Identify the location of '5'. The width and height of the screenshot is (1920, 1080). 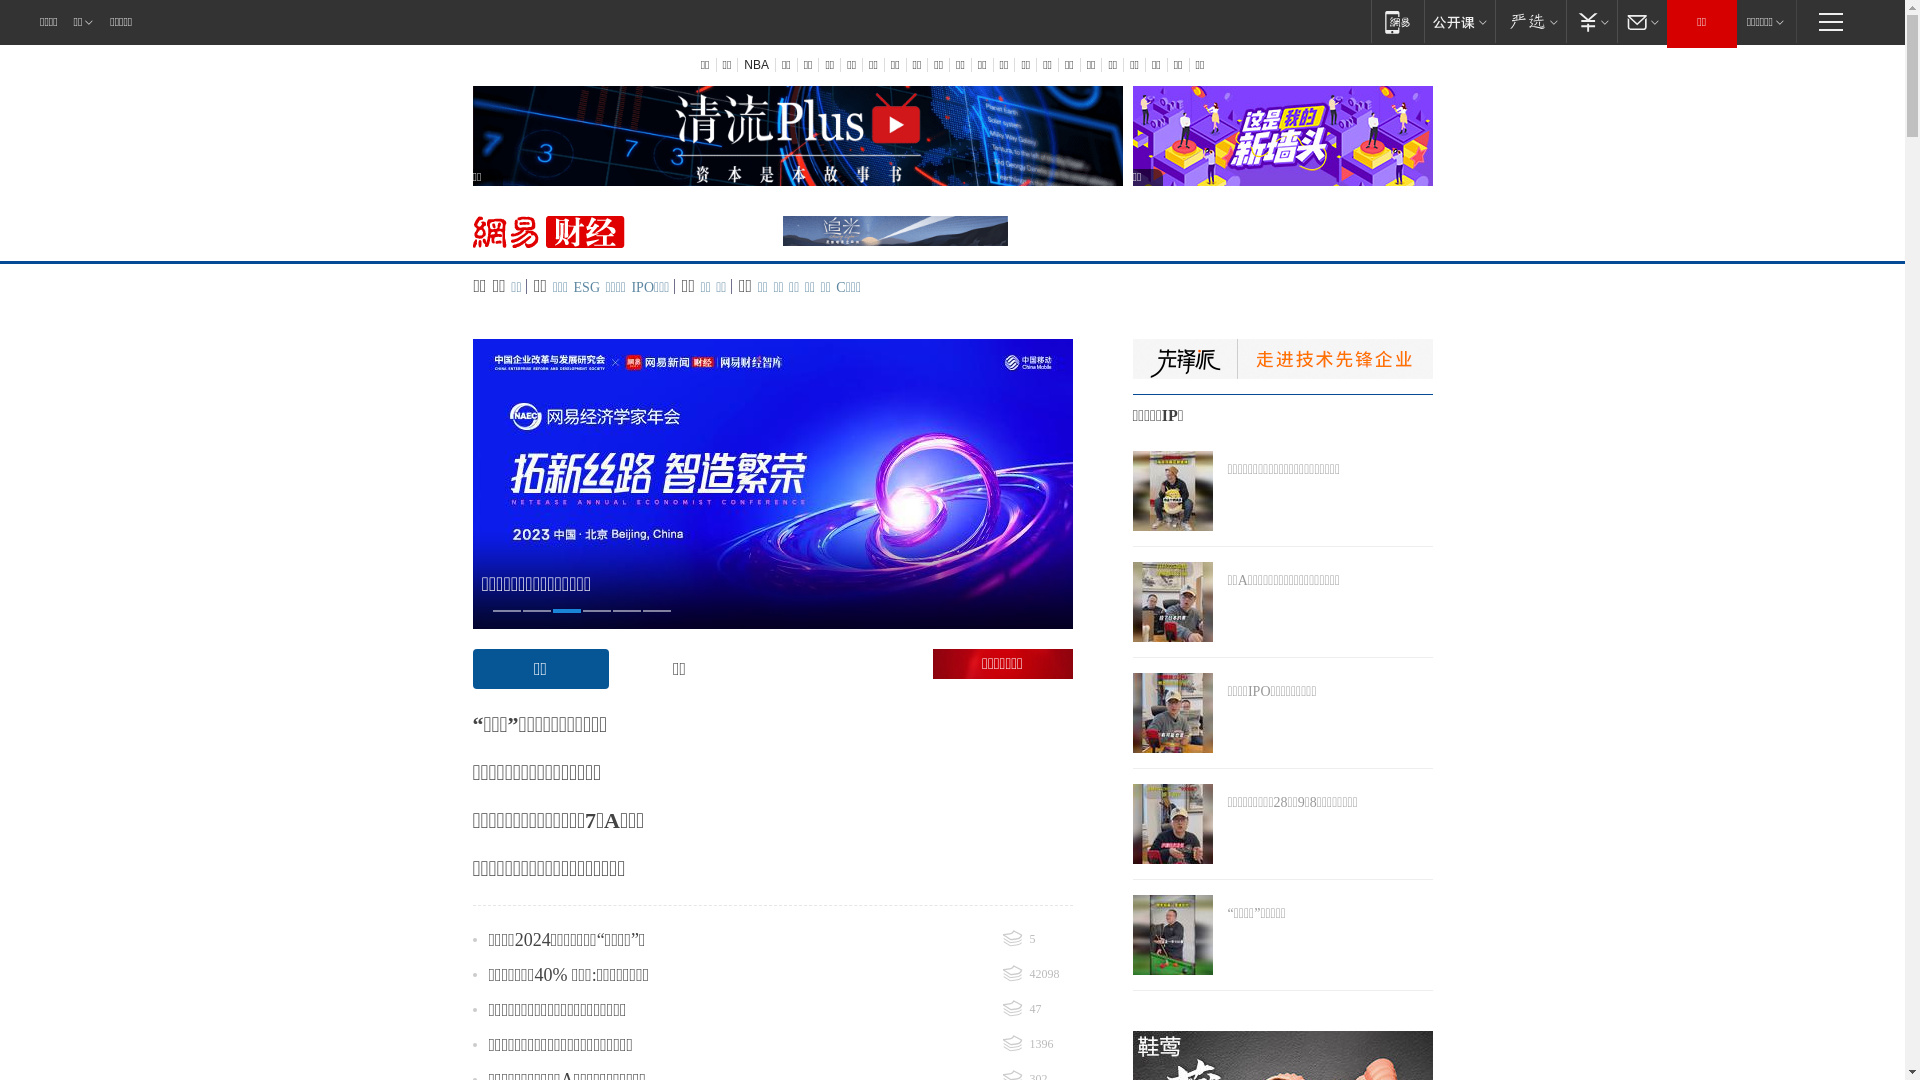
(1036, 940).